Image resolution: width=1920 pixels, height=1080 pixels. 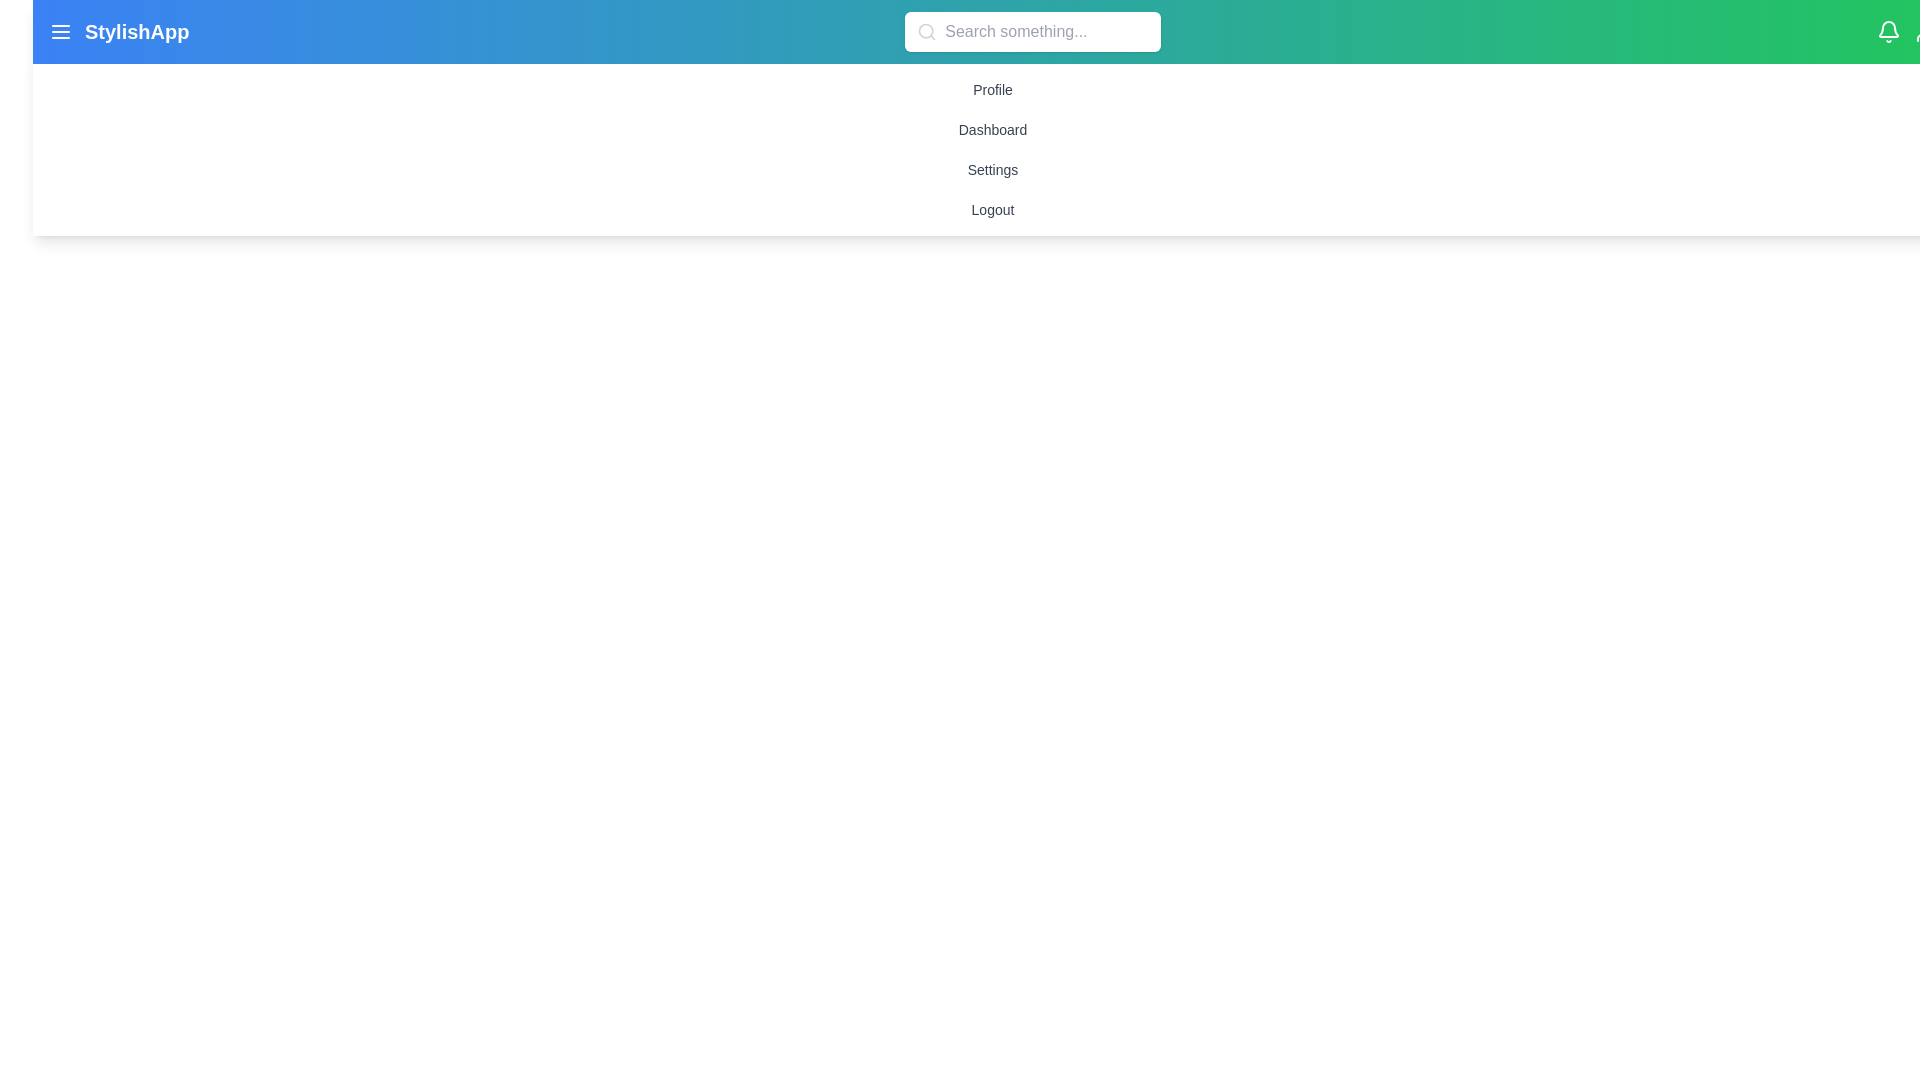 What do you see at coordinates (136, 31) in the screenshot?
I see `the 'StylishApp' text label, which is styled with bold, extra-large font and appears on a gradient blue background, located to the right of the menu icon in the application header` at bounding box center [136, 31].